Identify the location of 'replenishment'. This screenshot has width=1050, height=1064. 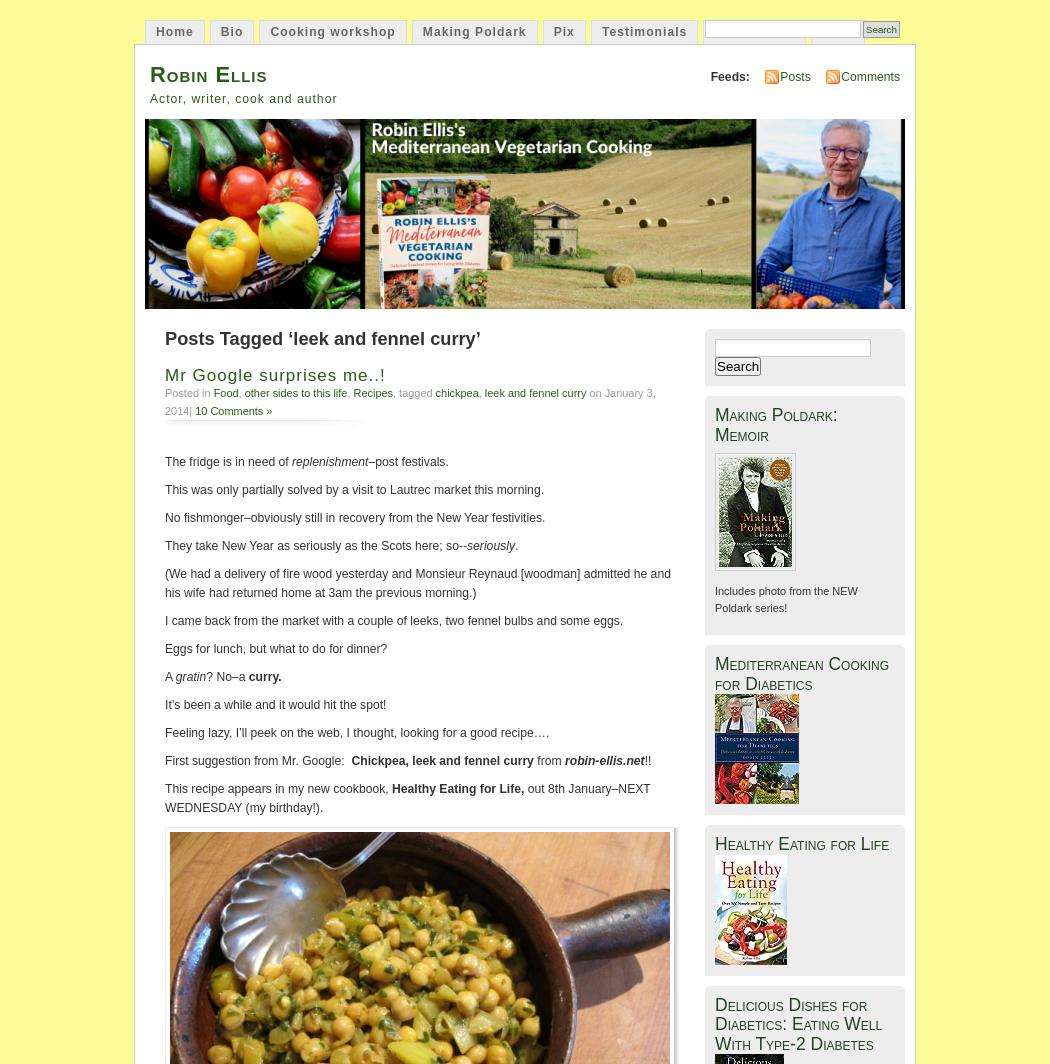
(328, 461).